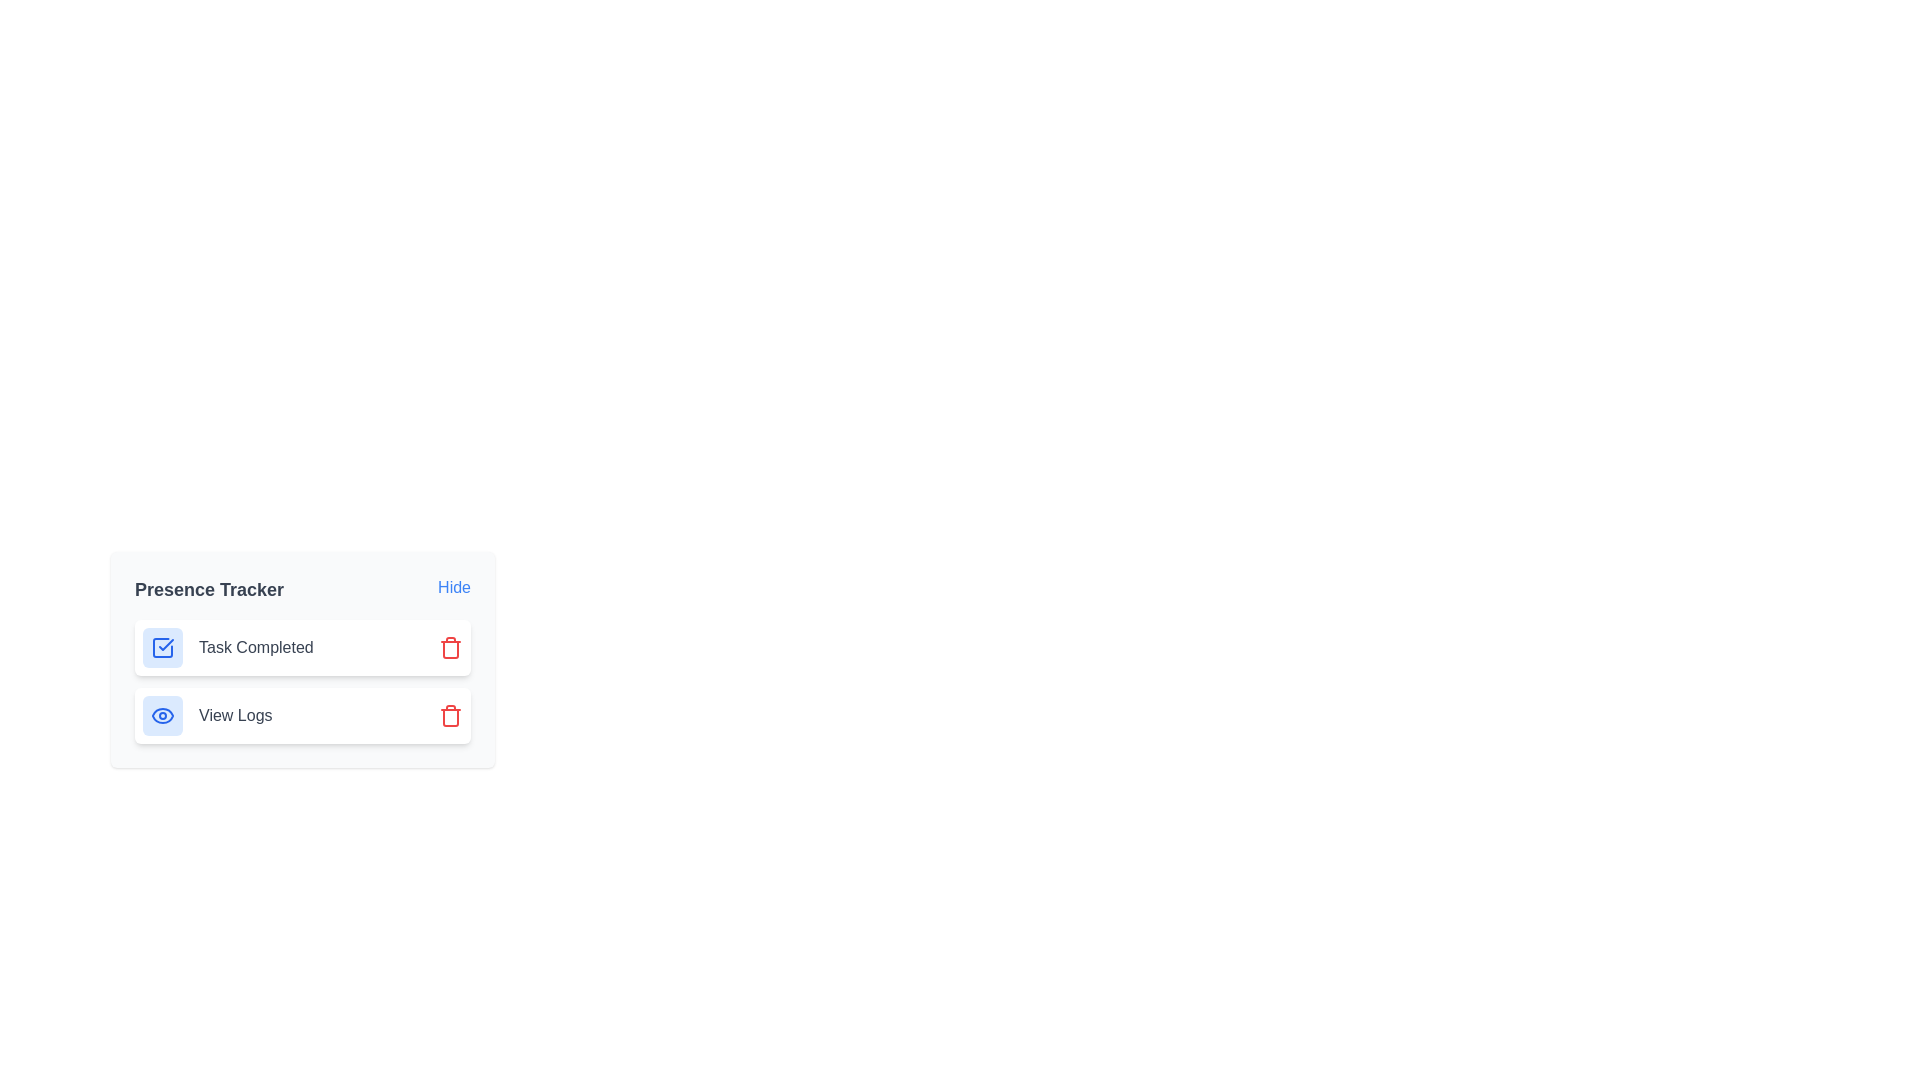  What do you see at coordinates (235, 715) in the screenshot?
I see `the 'View Logs' text element, which is displayed in gray within a white card layout, positioned right of an eye icon and above a red trash icon in the 'Presence Tracker' section` at bounding box center [235, 715].